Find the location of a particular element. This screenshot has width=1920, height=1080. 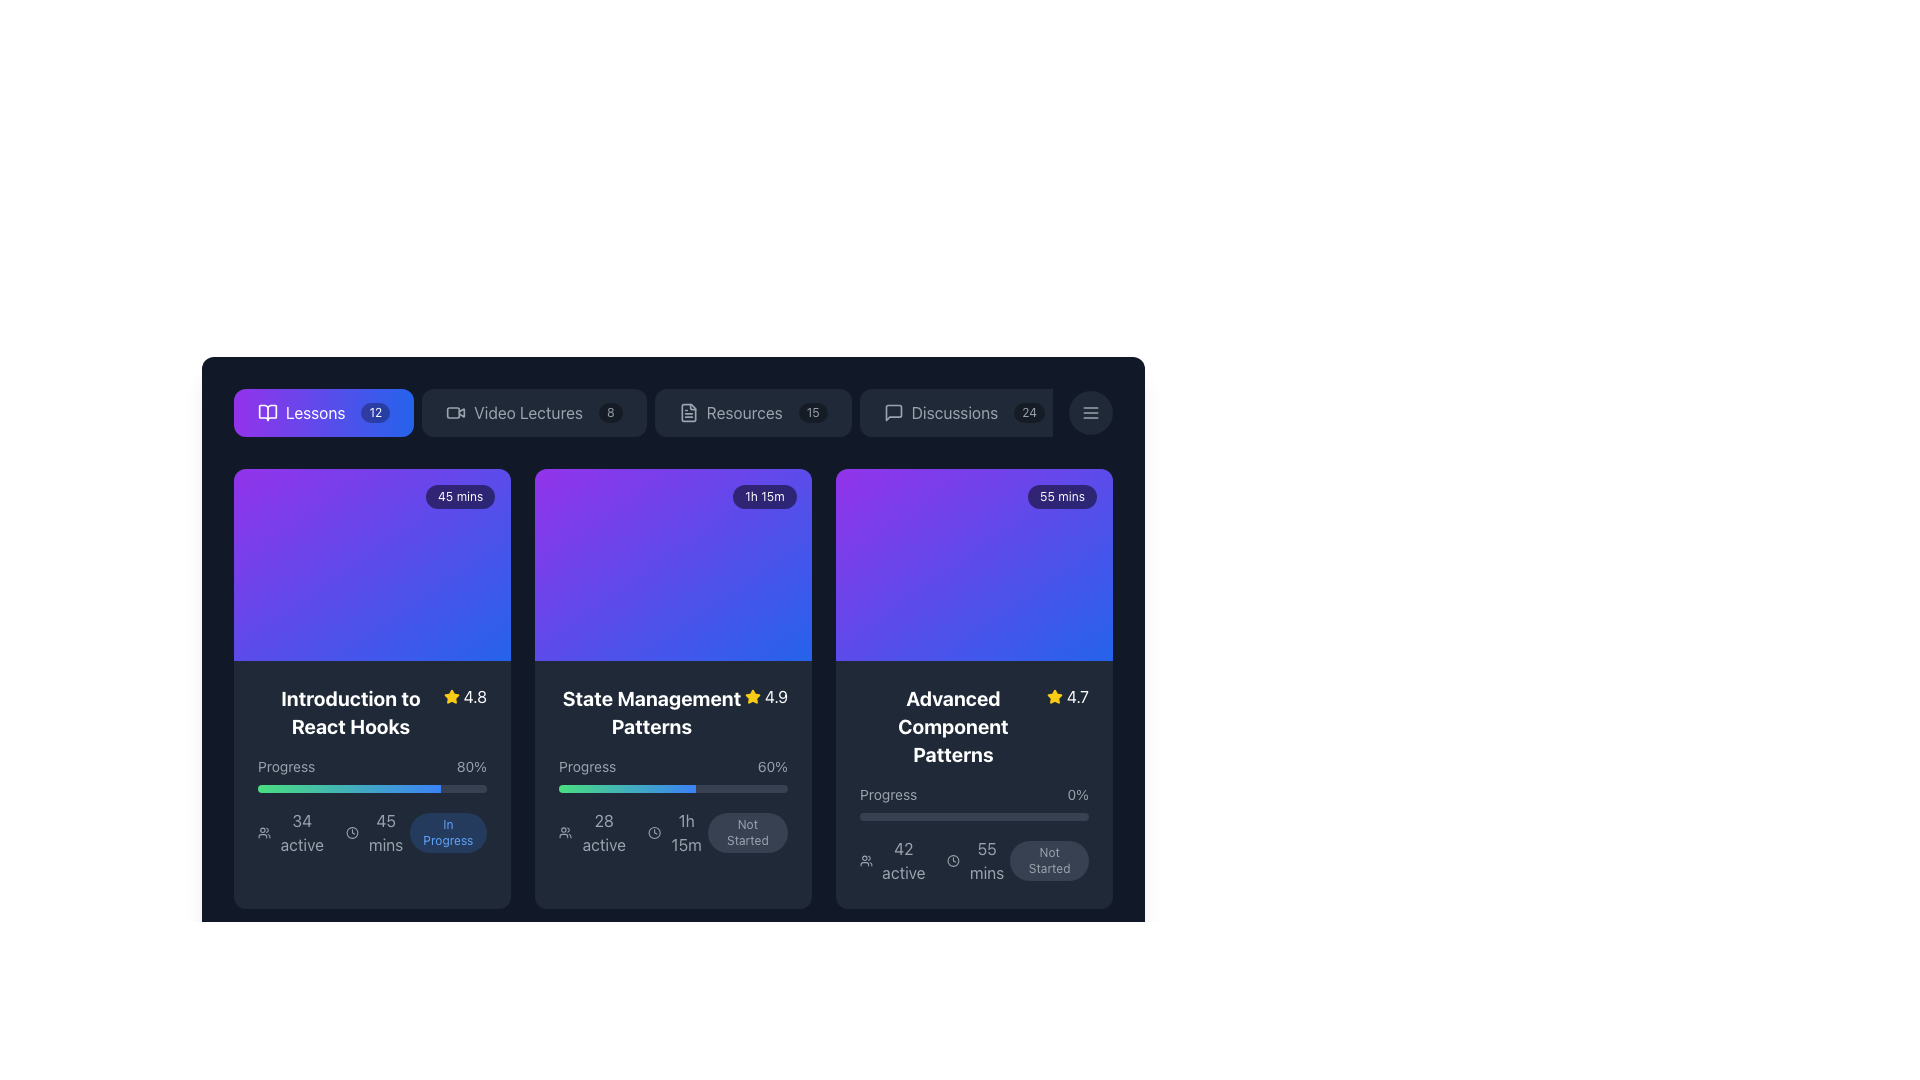

information from the Text label with an icon located in the bottom-left corner of the 'Introduction to React Hooks' card is located at coordinates (292, 833).